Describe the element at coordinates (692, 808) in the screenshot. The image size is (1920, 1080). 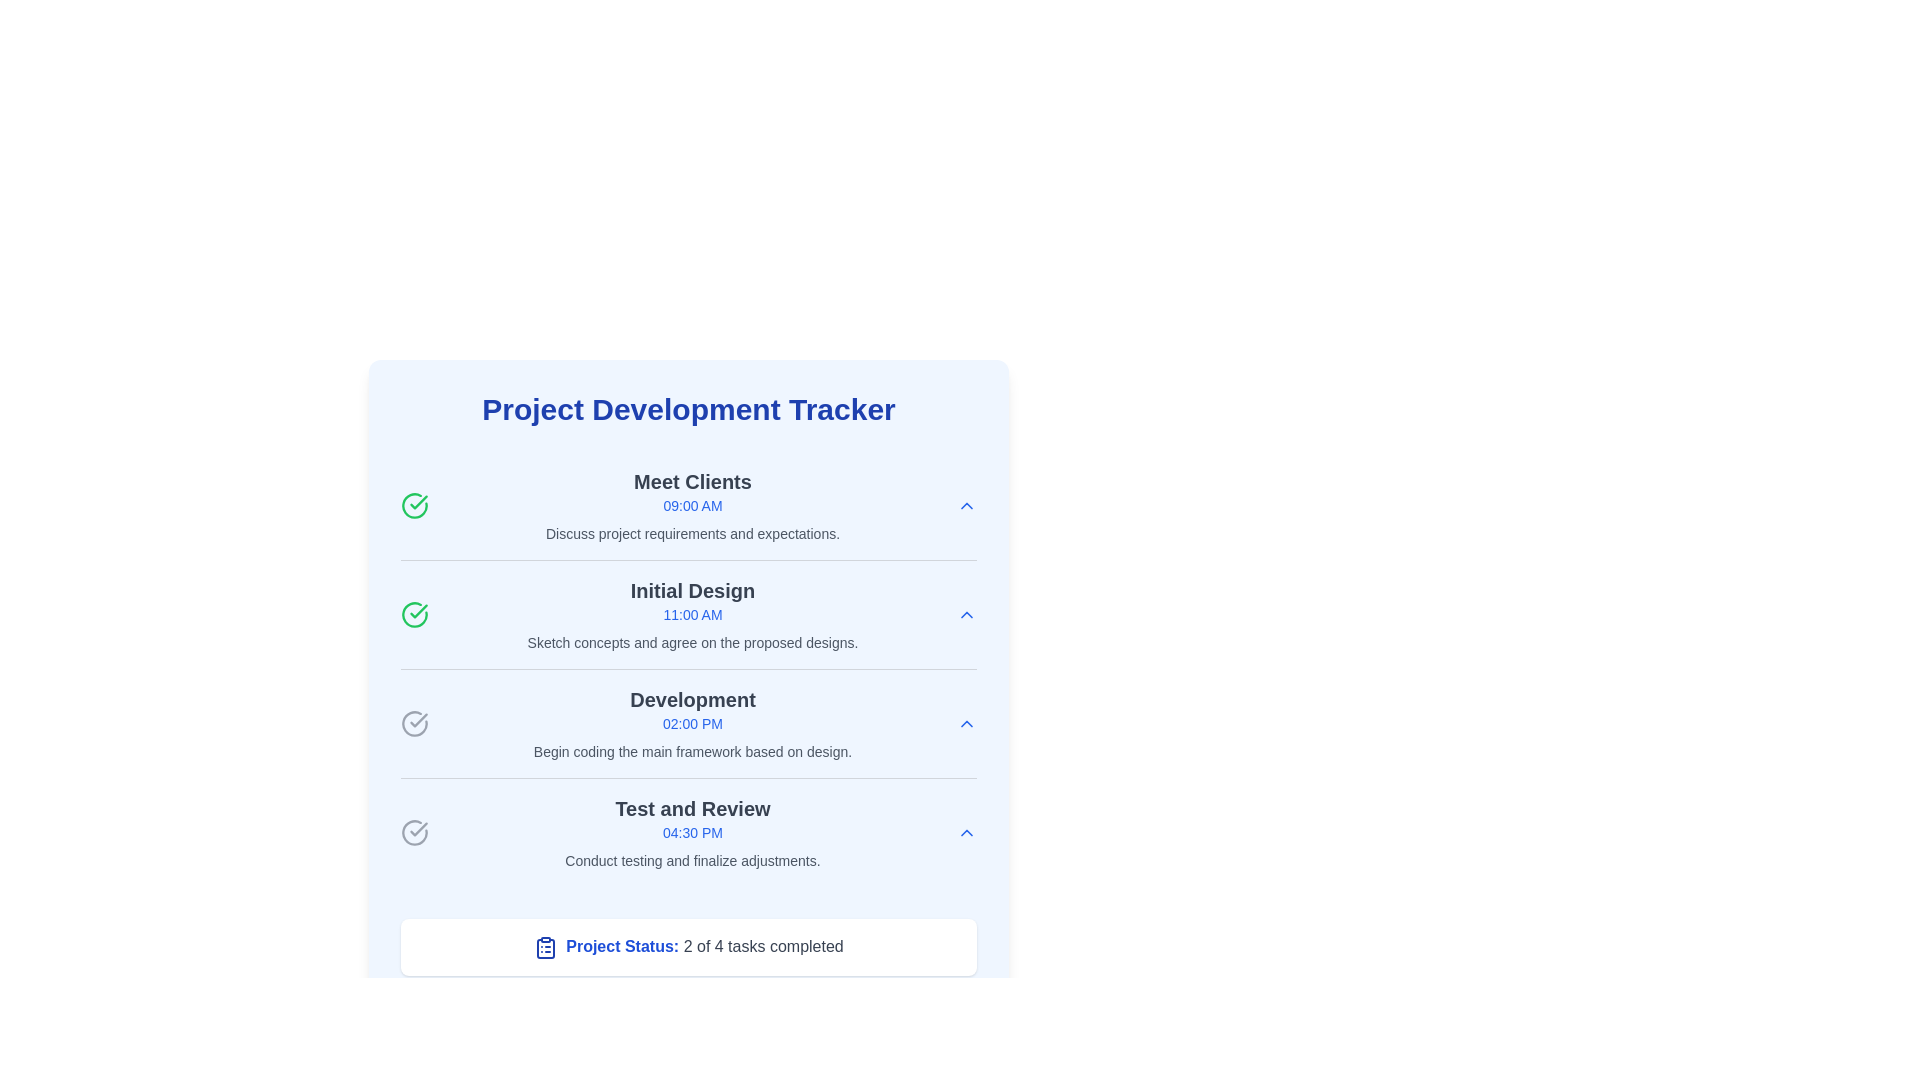
I see `text content of the bold dark gray Text Label located above the time indicator '04:30 PM' in the fourth task entry of the 'Project Development Tracker'` at that location.